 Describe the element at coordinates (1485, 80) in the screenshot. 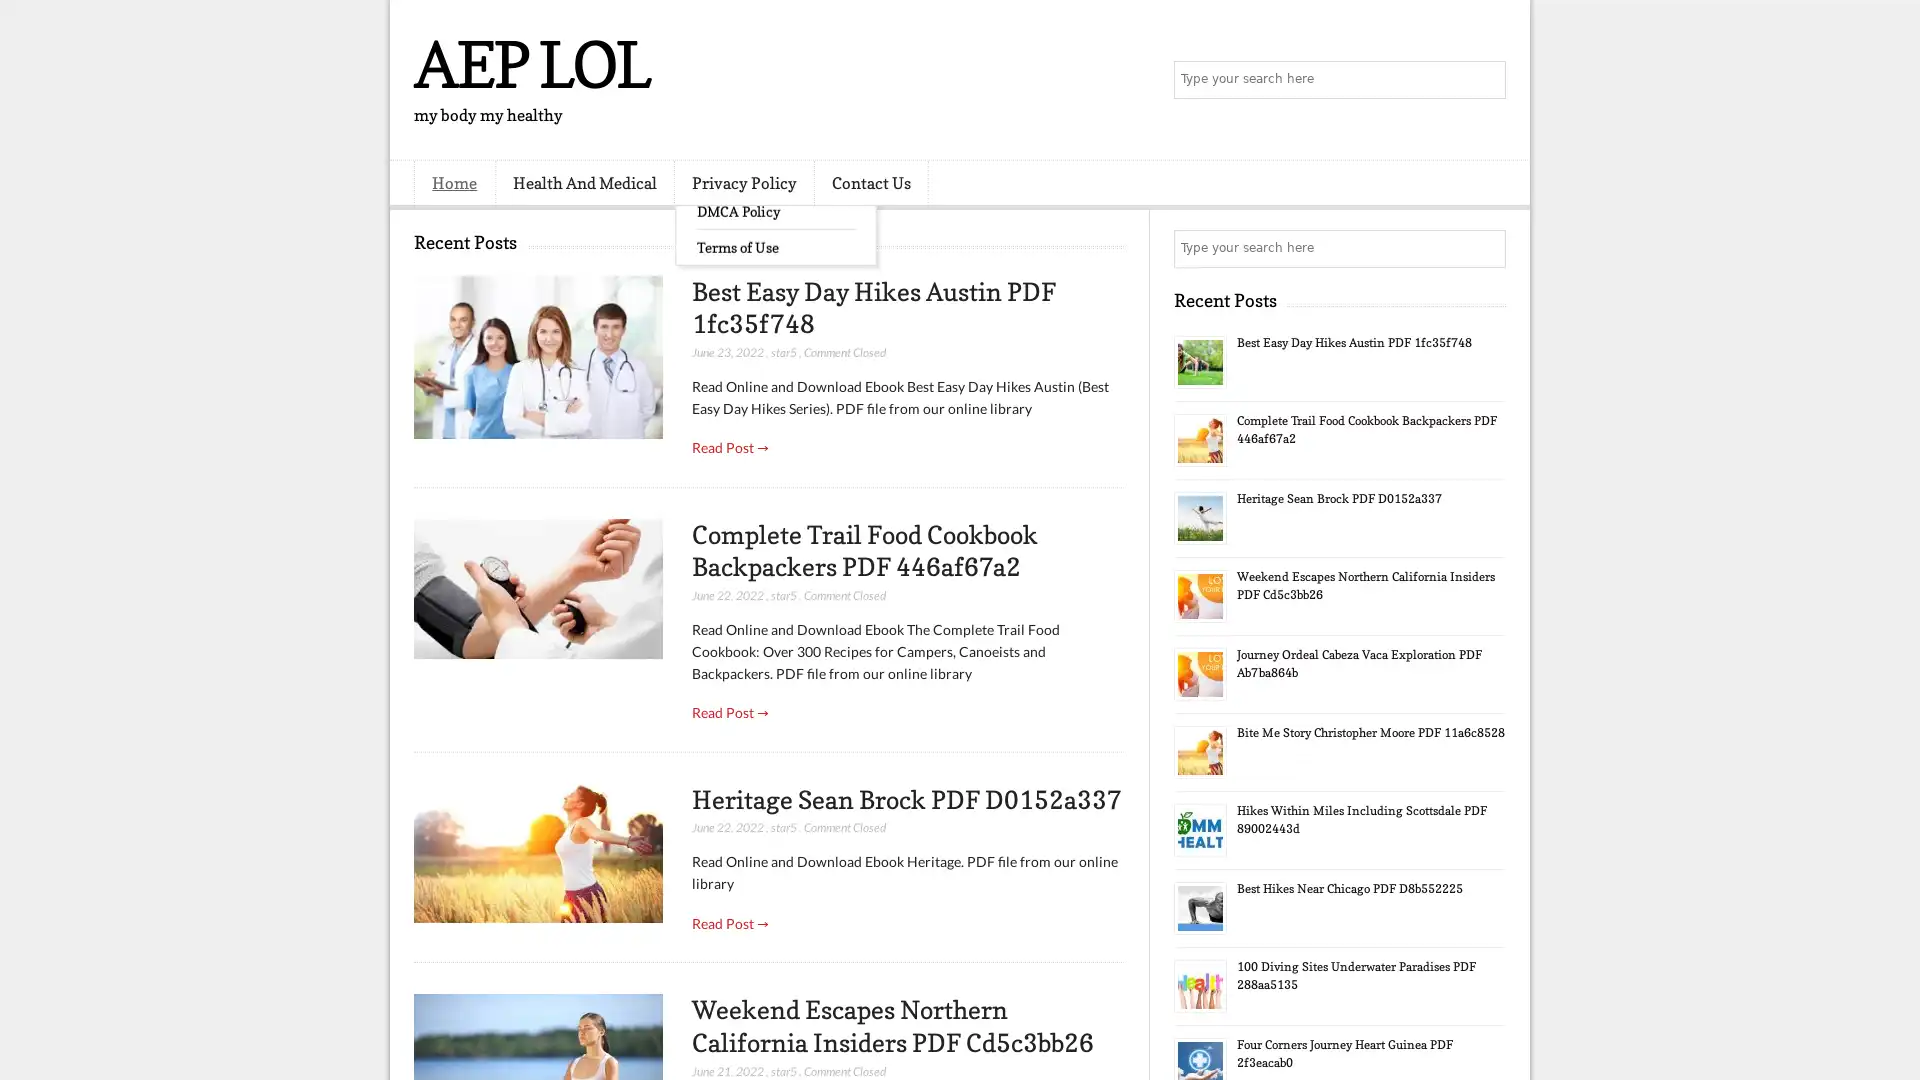

I see `Search` at that location.